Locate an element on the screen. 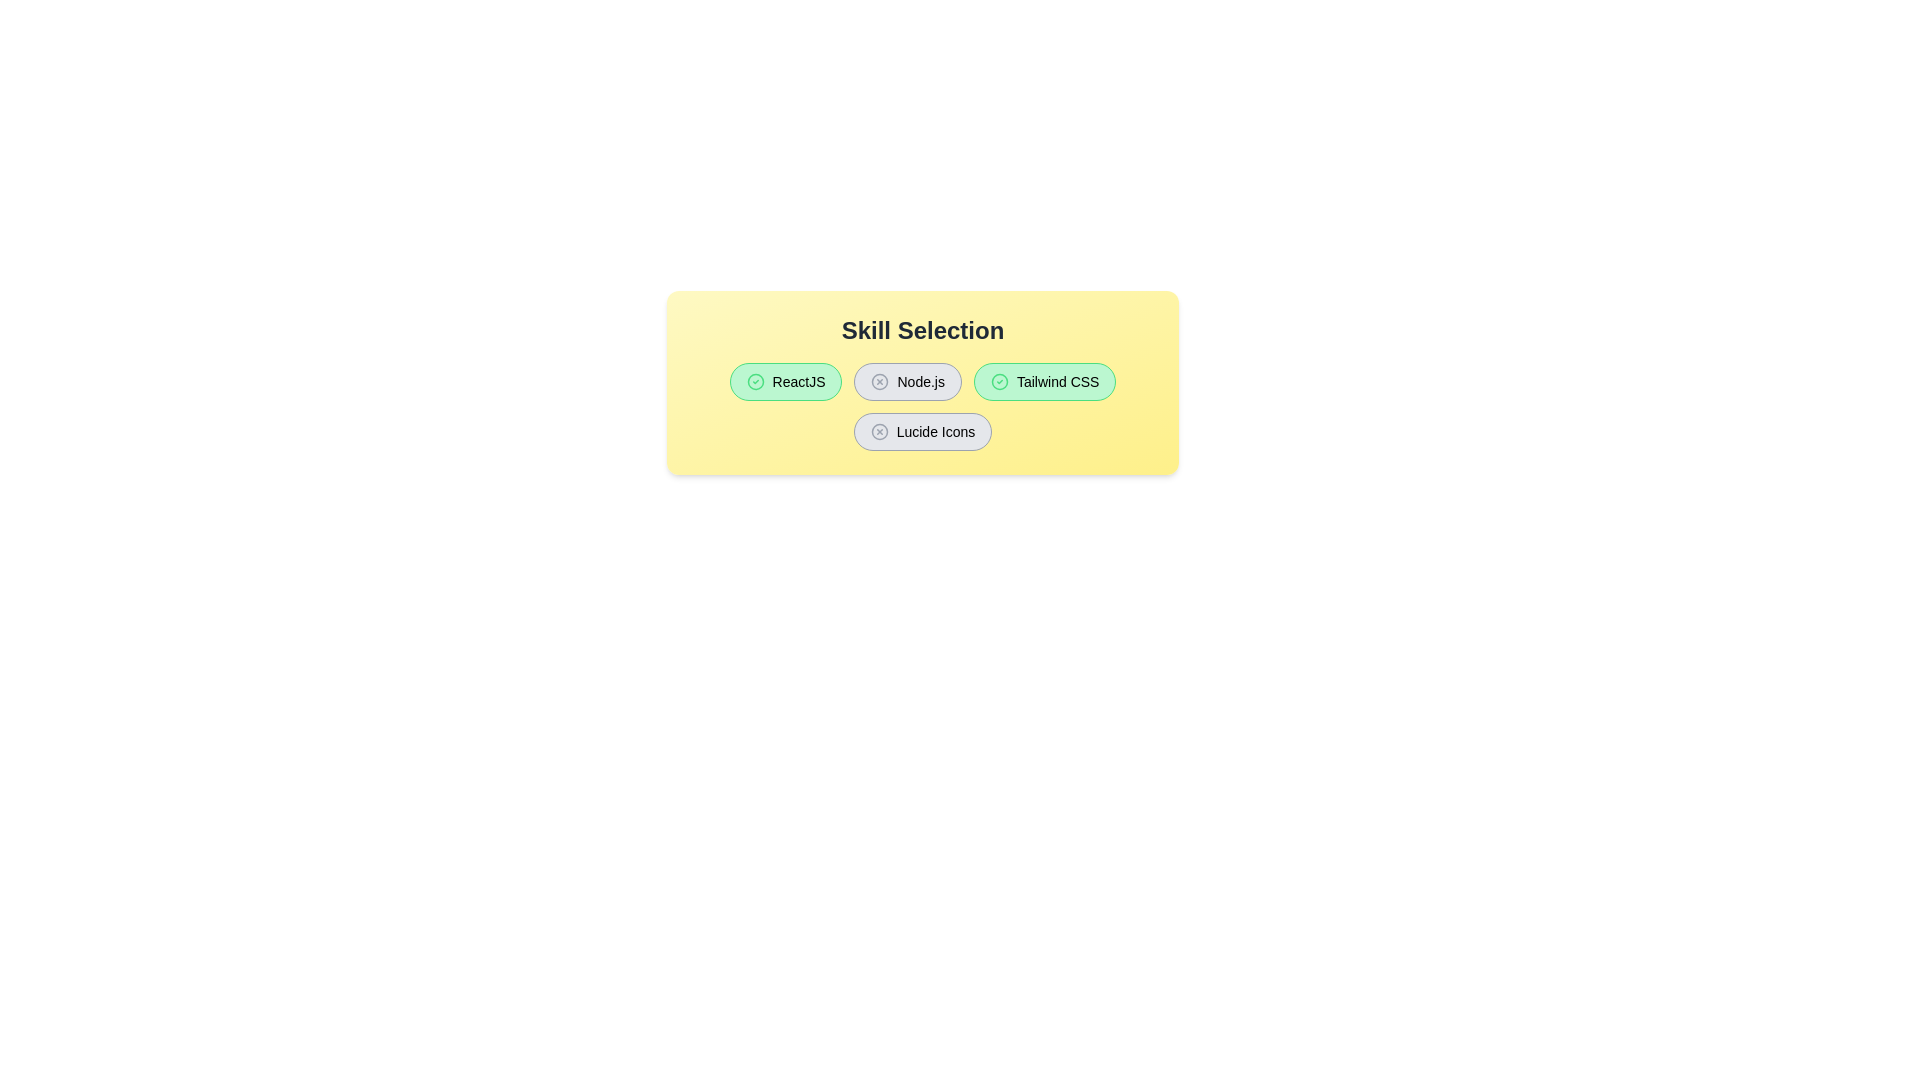 This screenshot has height=1080, width=1920. the button labeled Node.js to observe the hover effect is located at coordinates (906, 381).